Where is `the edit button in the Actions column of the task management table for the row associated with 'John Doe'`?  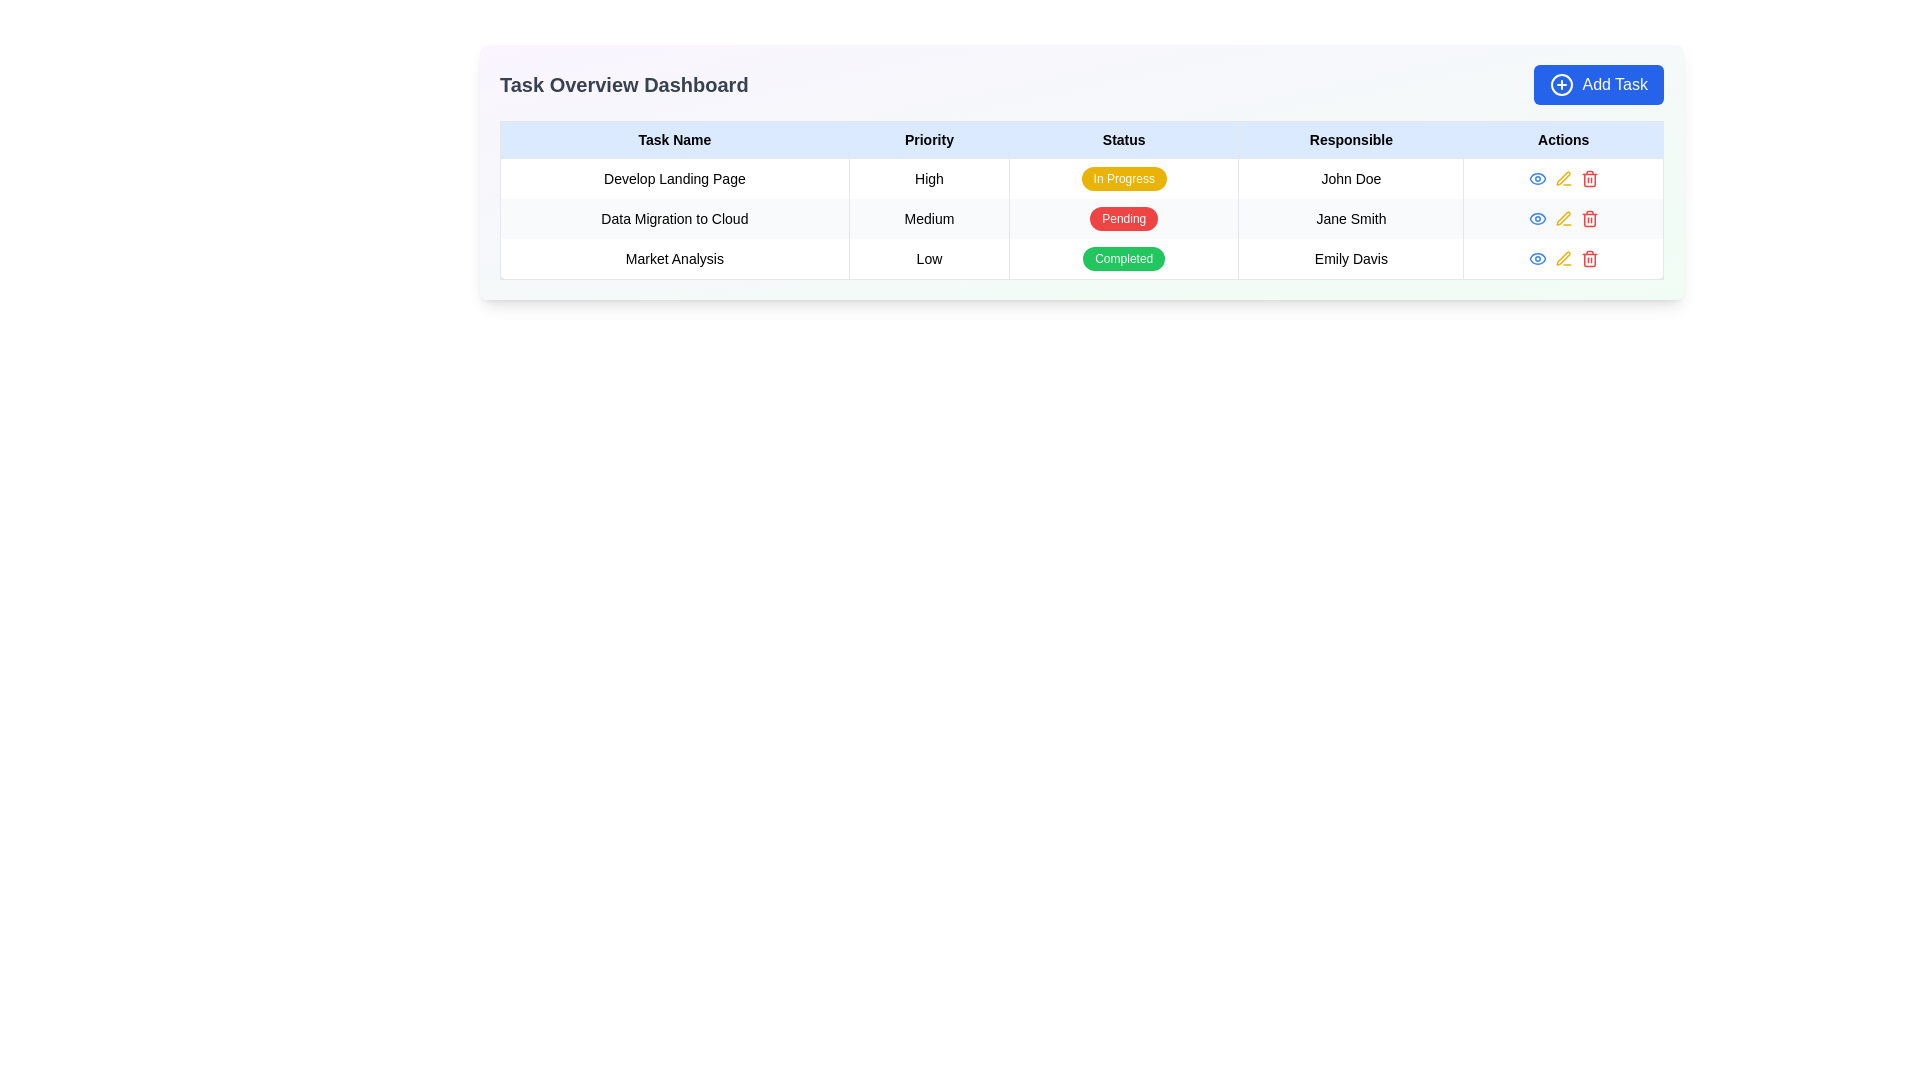
the edit button in the Actions column of the task management table for the row associated with 'John Doe' is located at coordinates (1562, 177).